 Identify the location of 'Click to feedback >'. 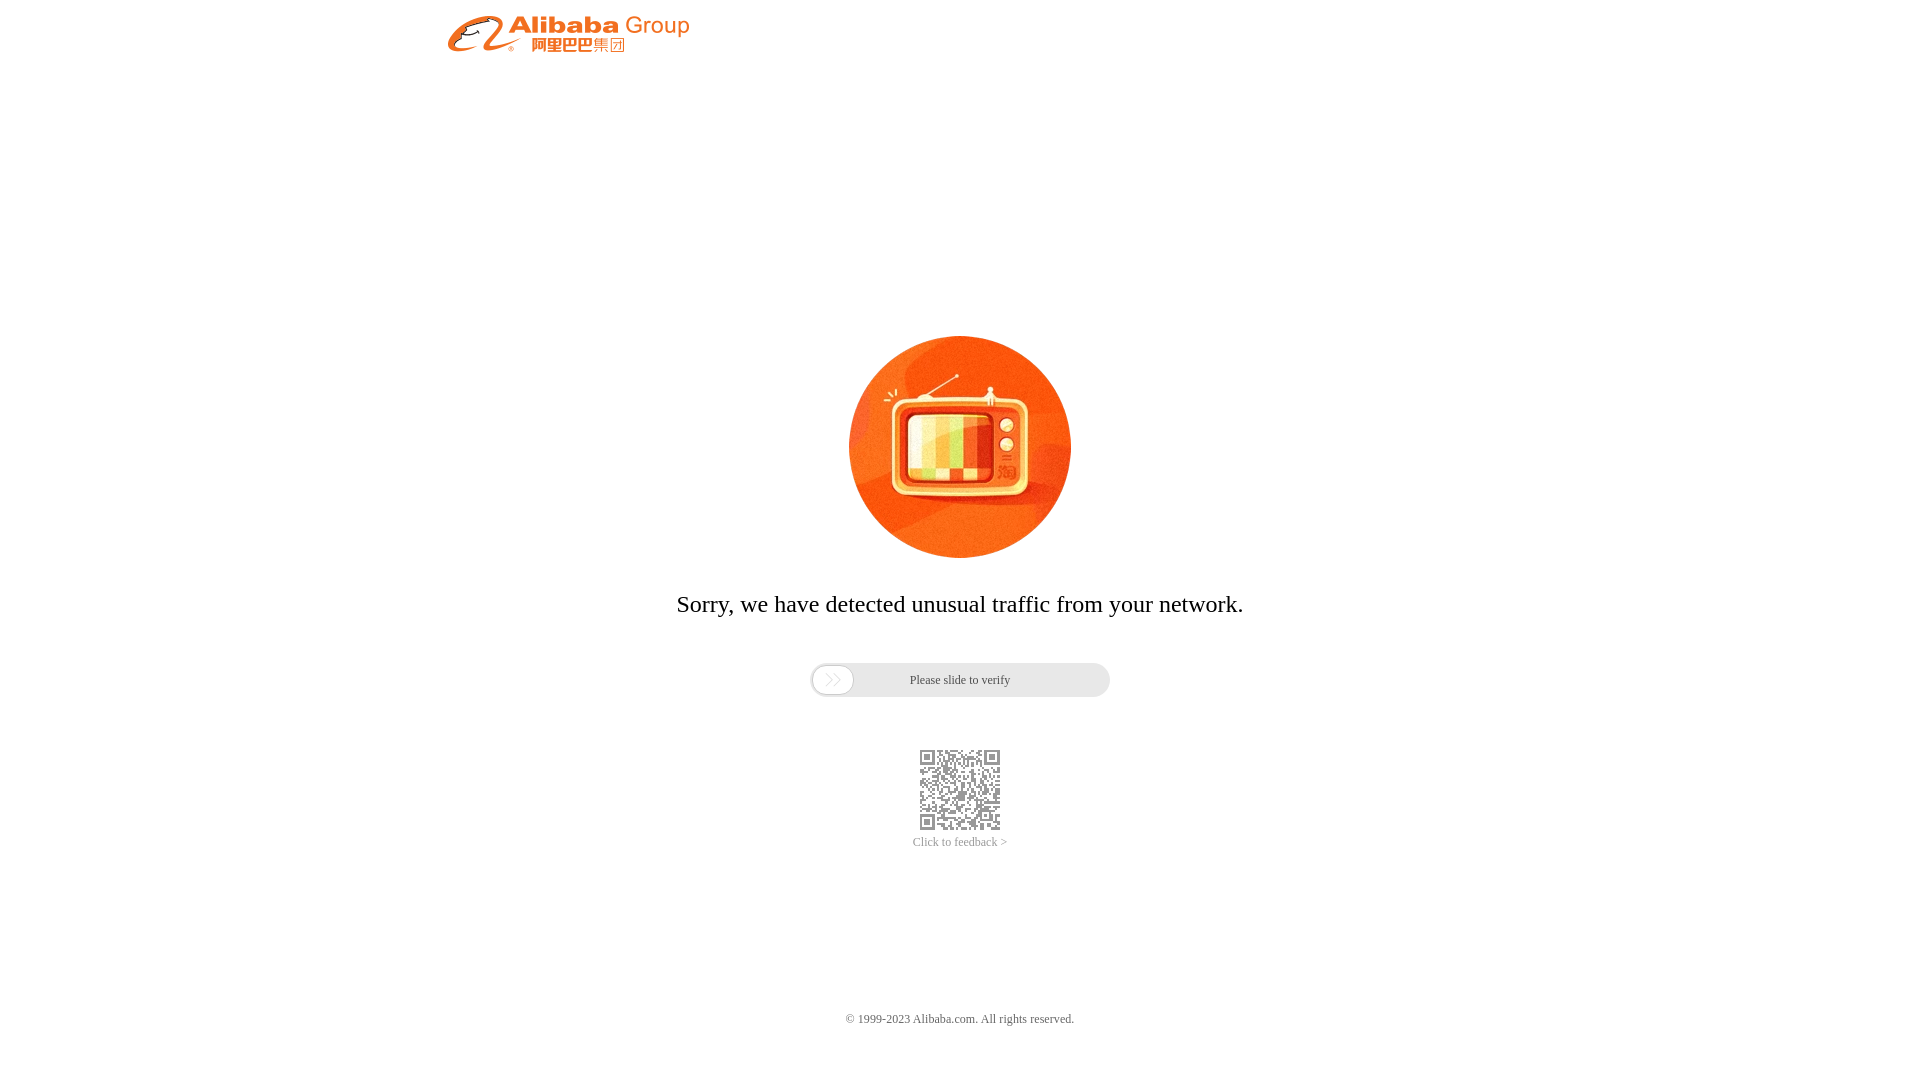
(911, 842).